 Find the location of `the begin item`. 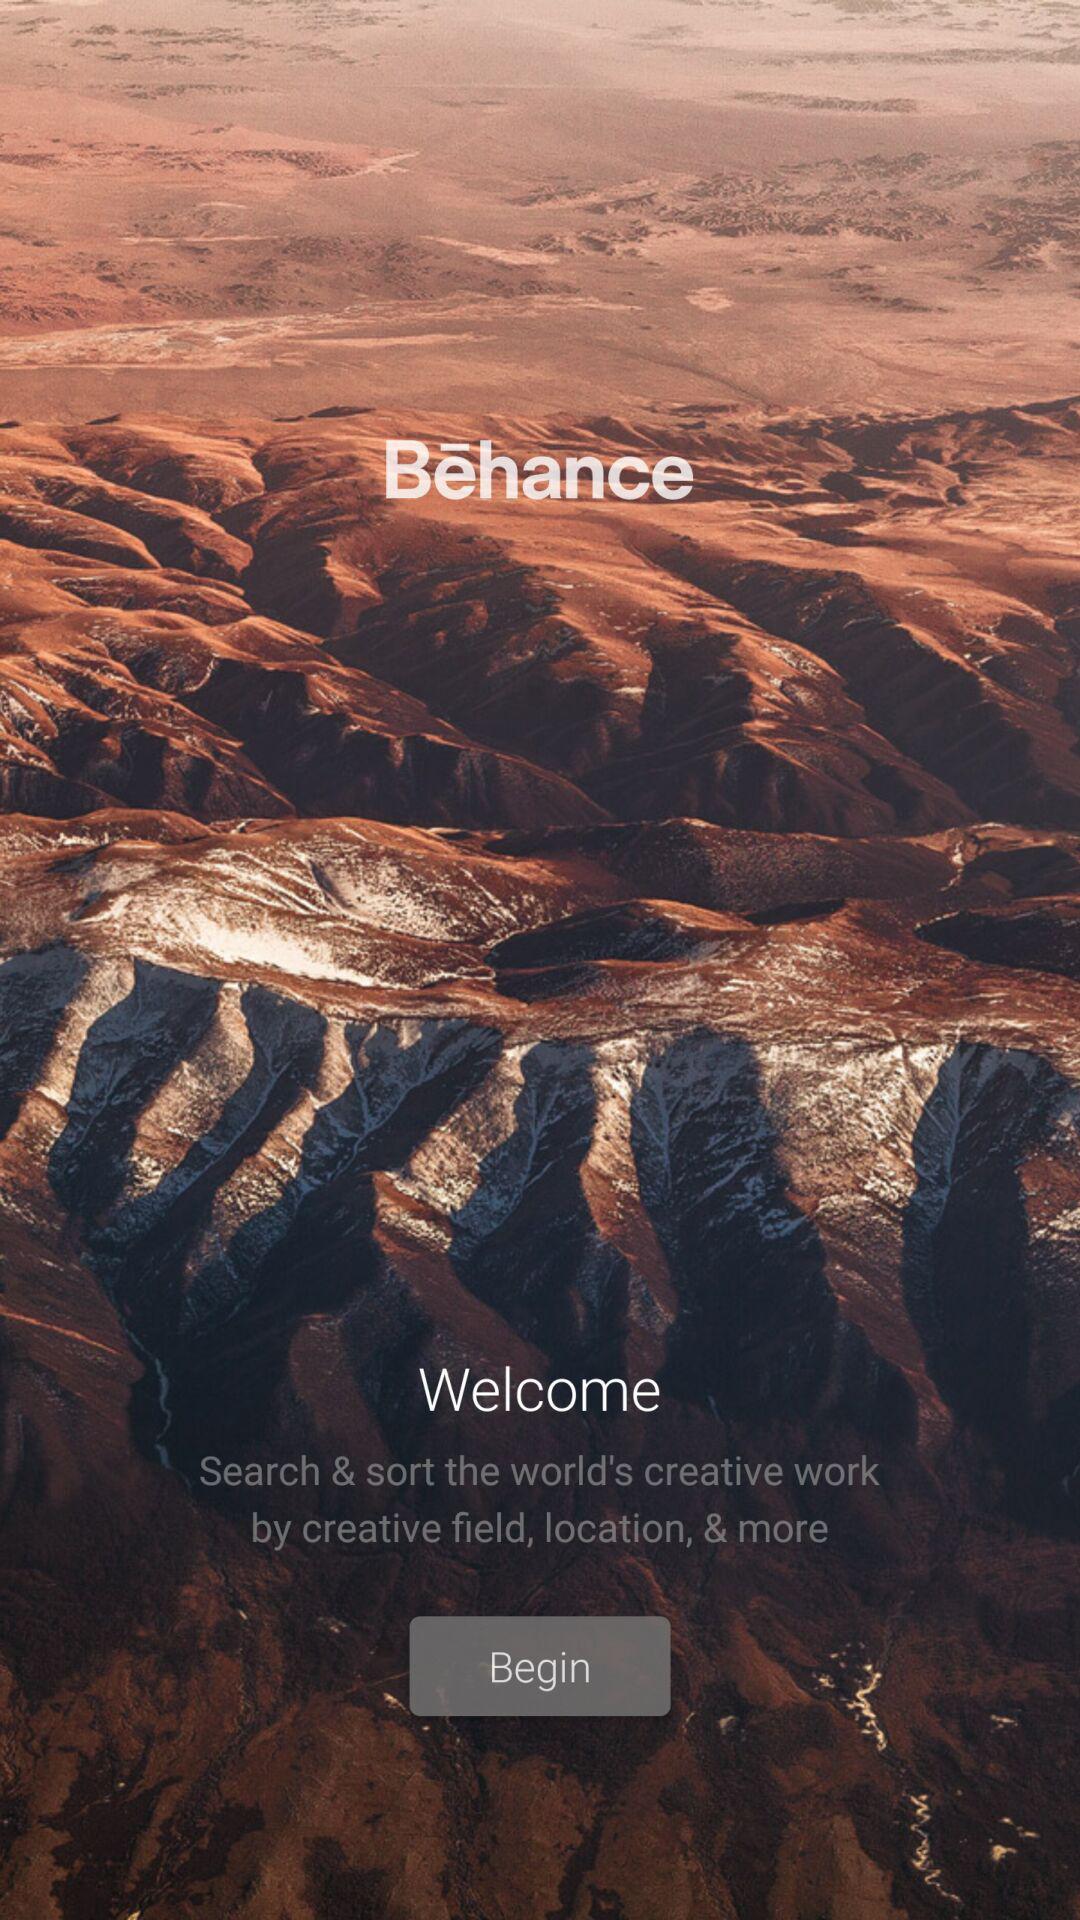

the begin item is located at coordinates (540, 1666).